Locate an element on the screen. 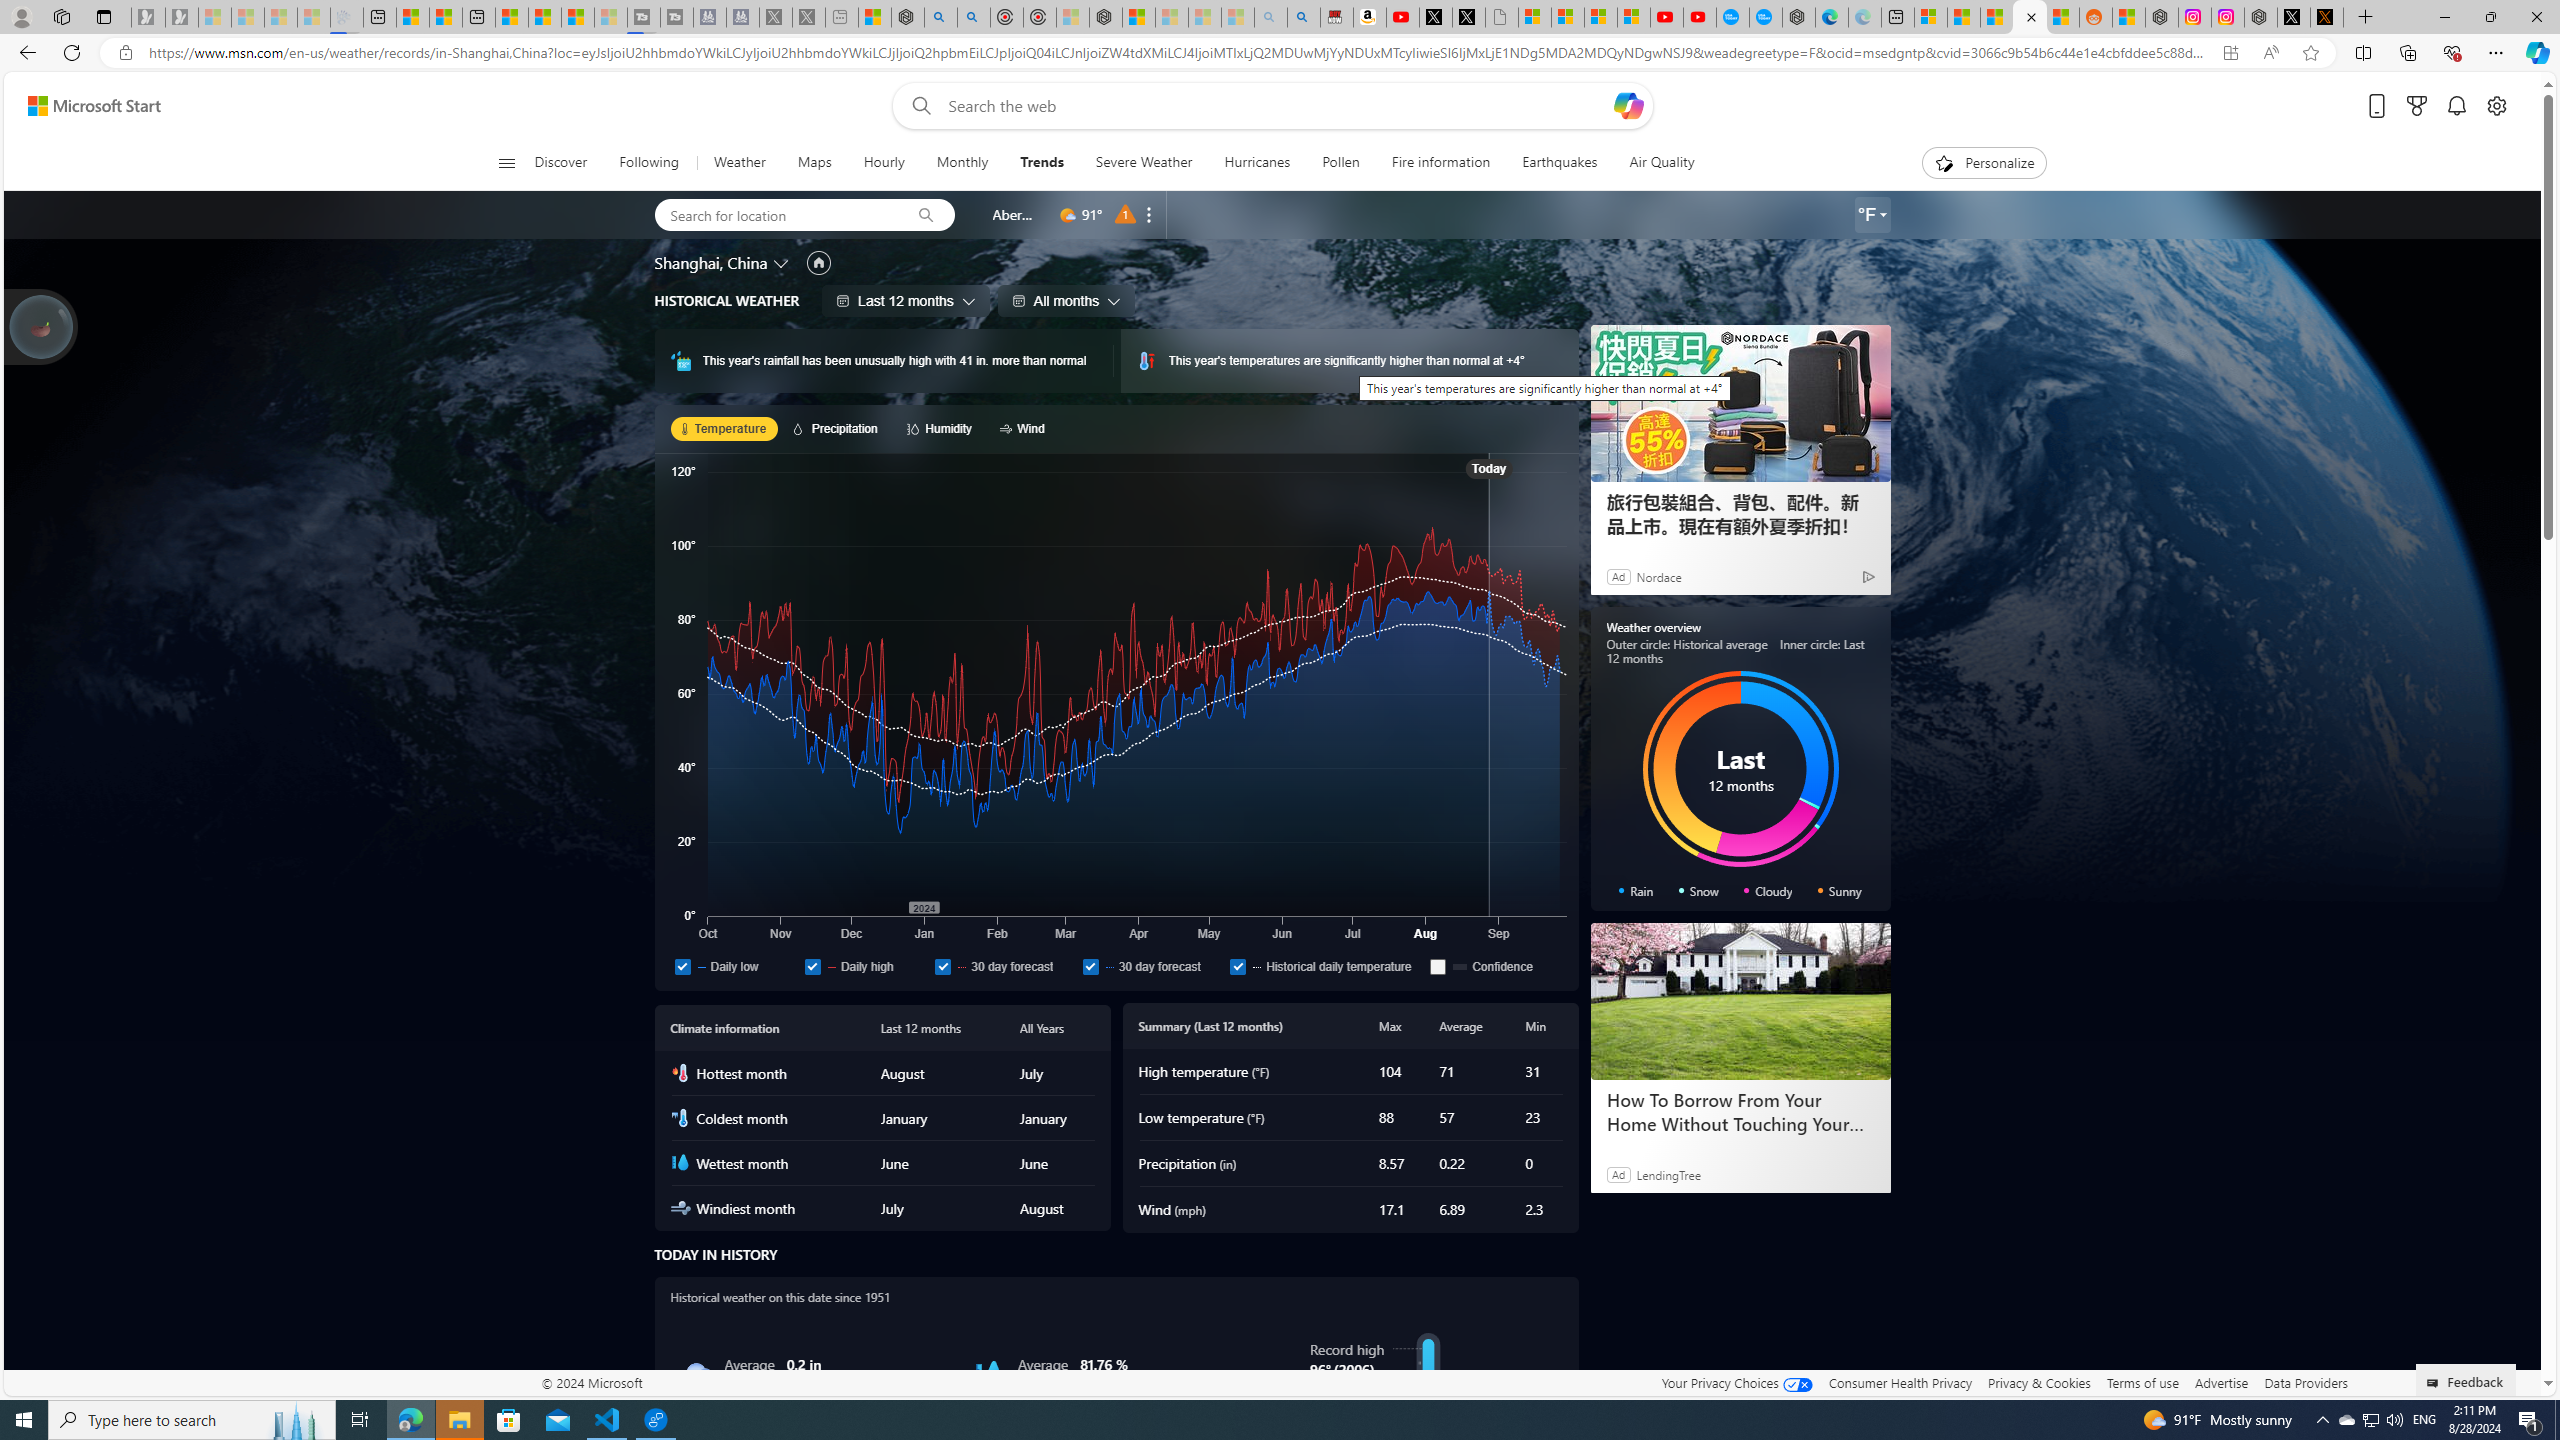  'Confidence' is located at coordinates (1438, 965).